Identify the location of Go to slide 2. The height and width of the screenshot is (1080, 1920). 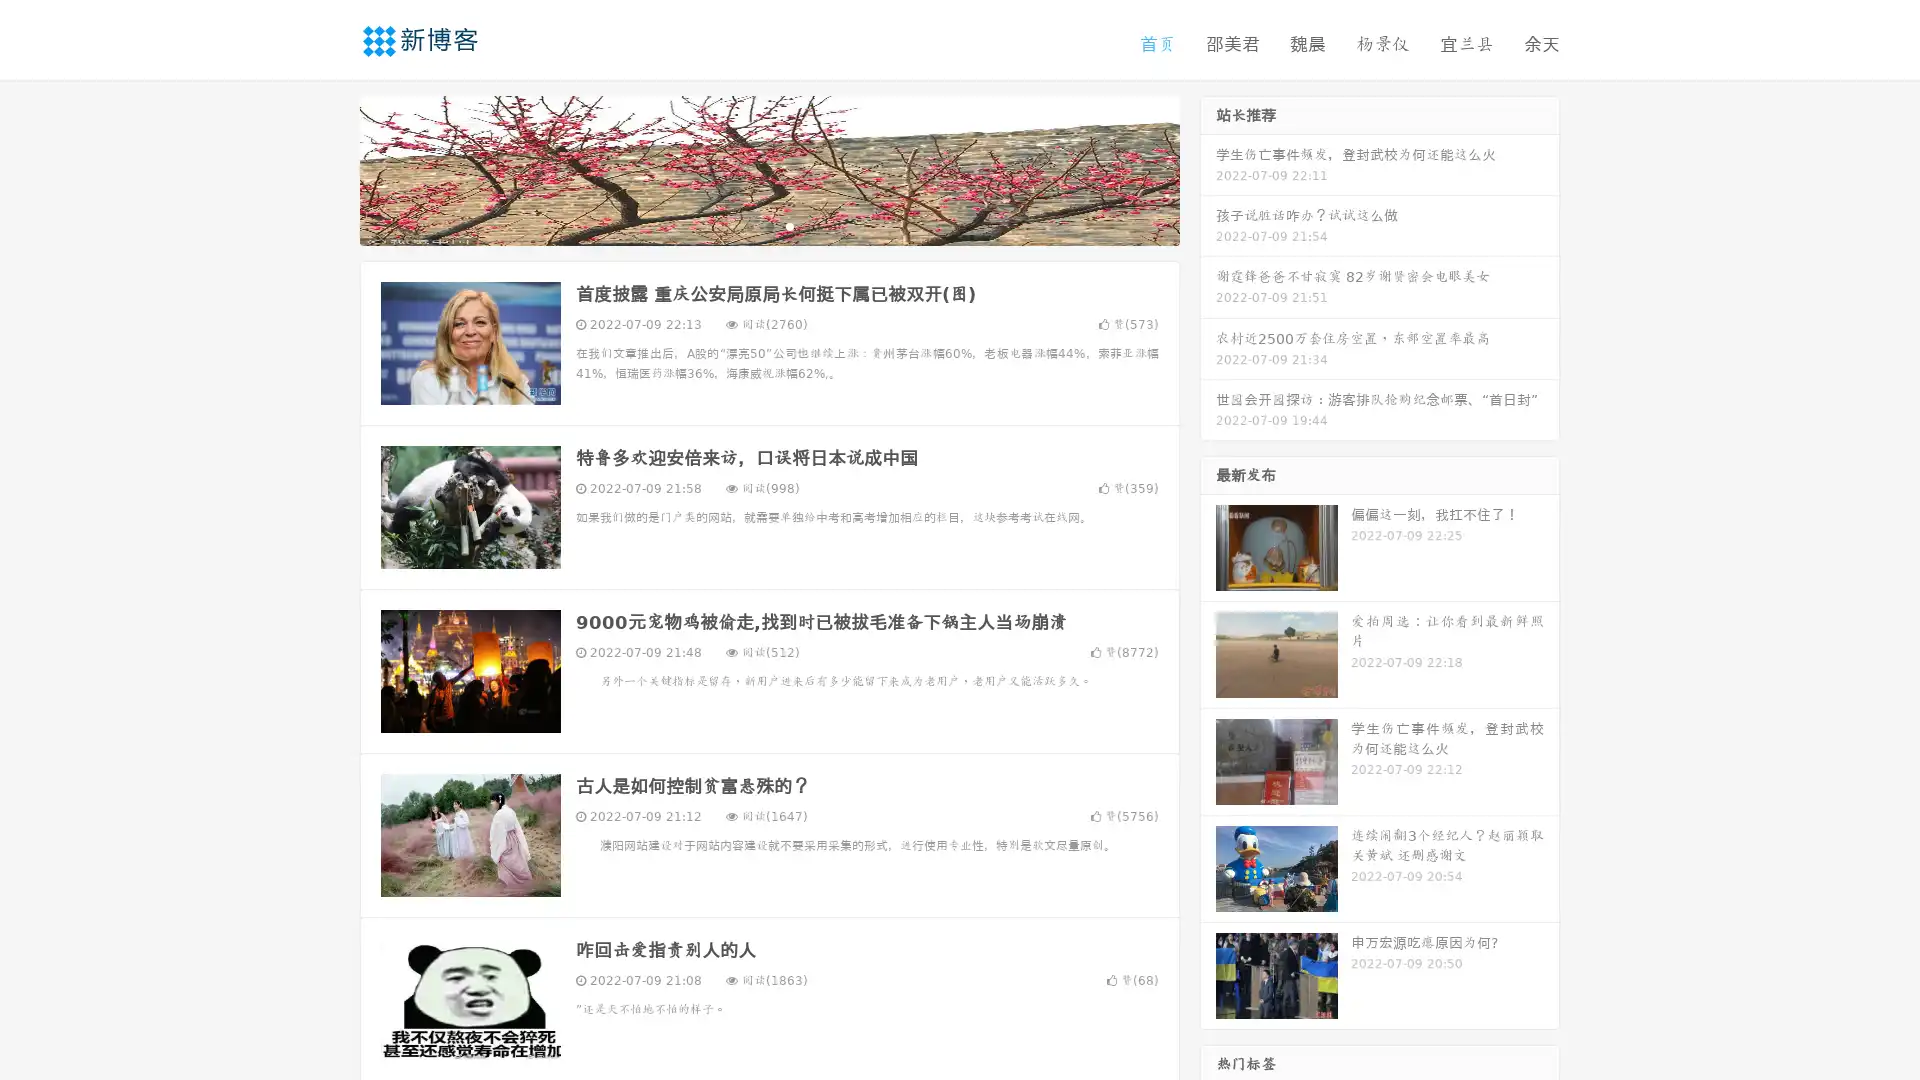
(768, 225).